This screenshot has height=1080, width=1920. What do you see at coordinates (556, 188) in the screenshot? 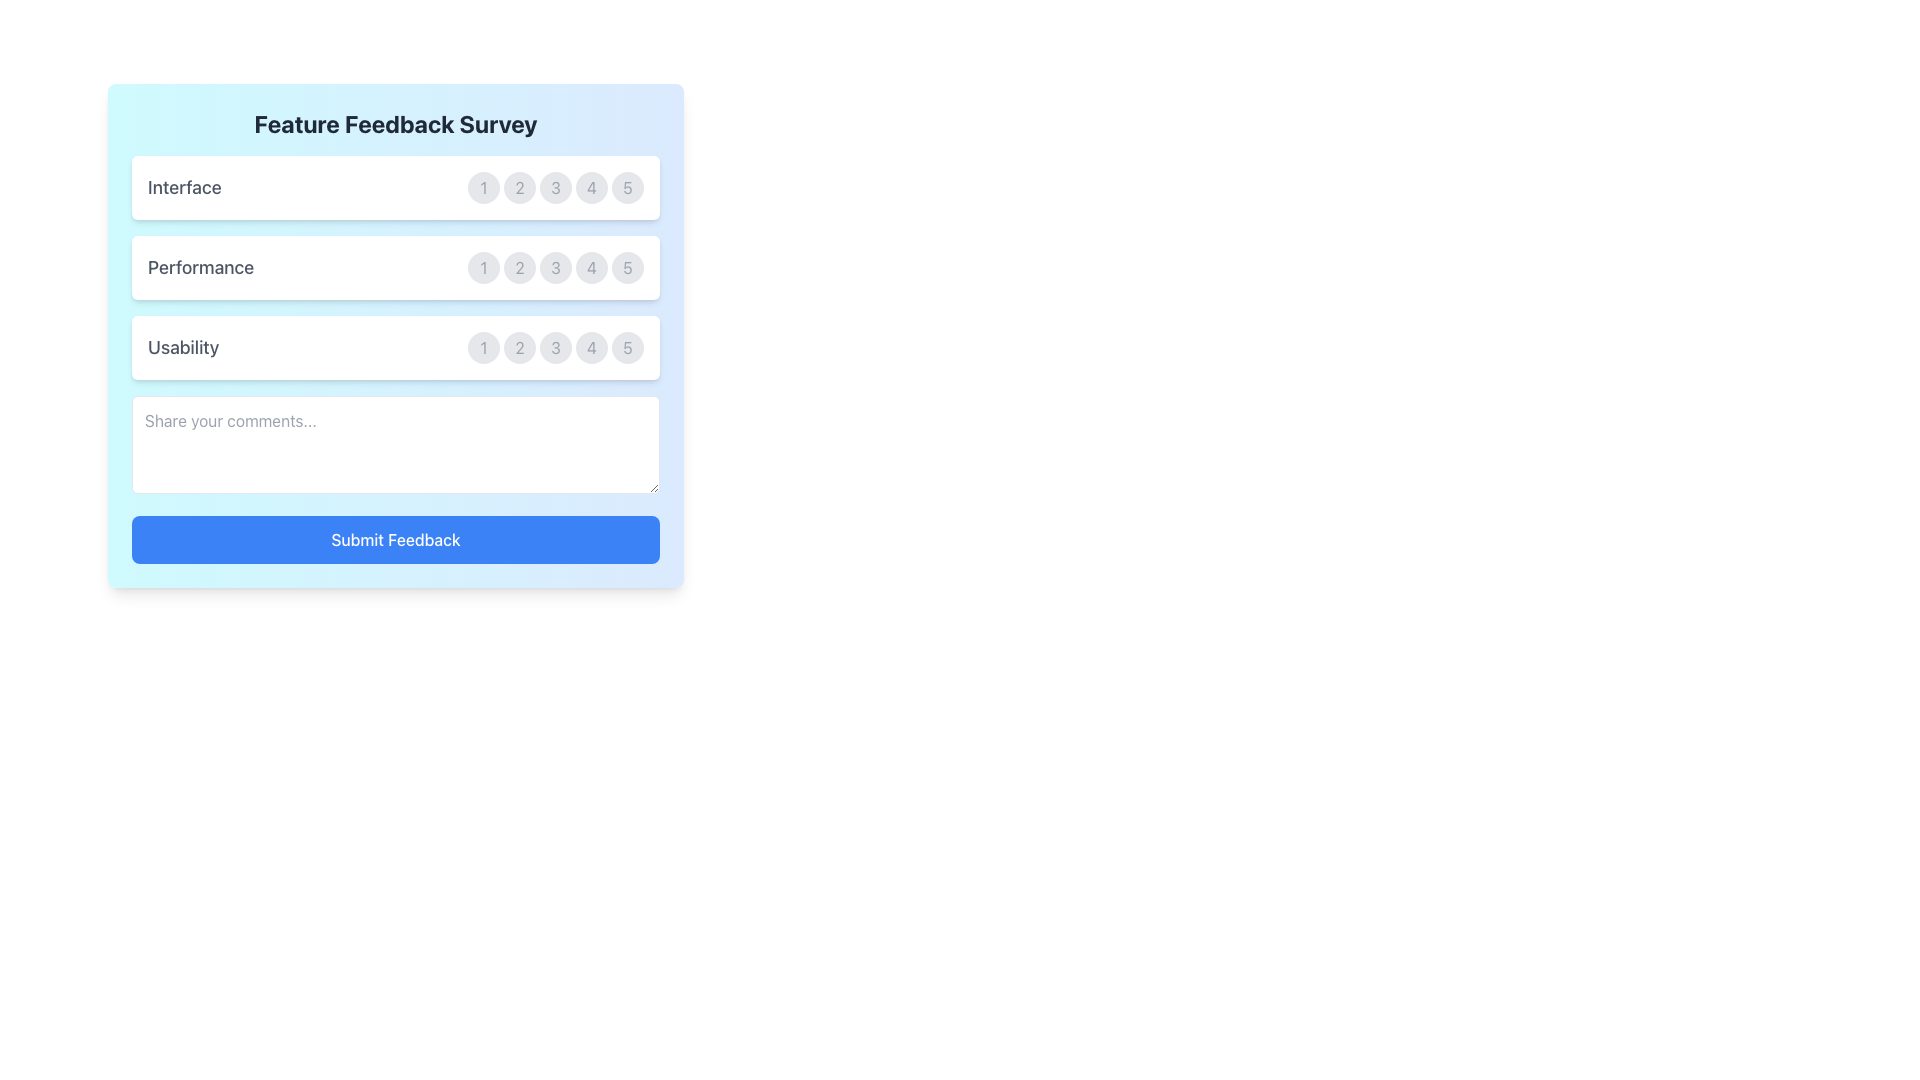
I see `the third circular button for the 'Interface' rating in the feedback survey` at bounding box center [556, 188].